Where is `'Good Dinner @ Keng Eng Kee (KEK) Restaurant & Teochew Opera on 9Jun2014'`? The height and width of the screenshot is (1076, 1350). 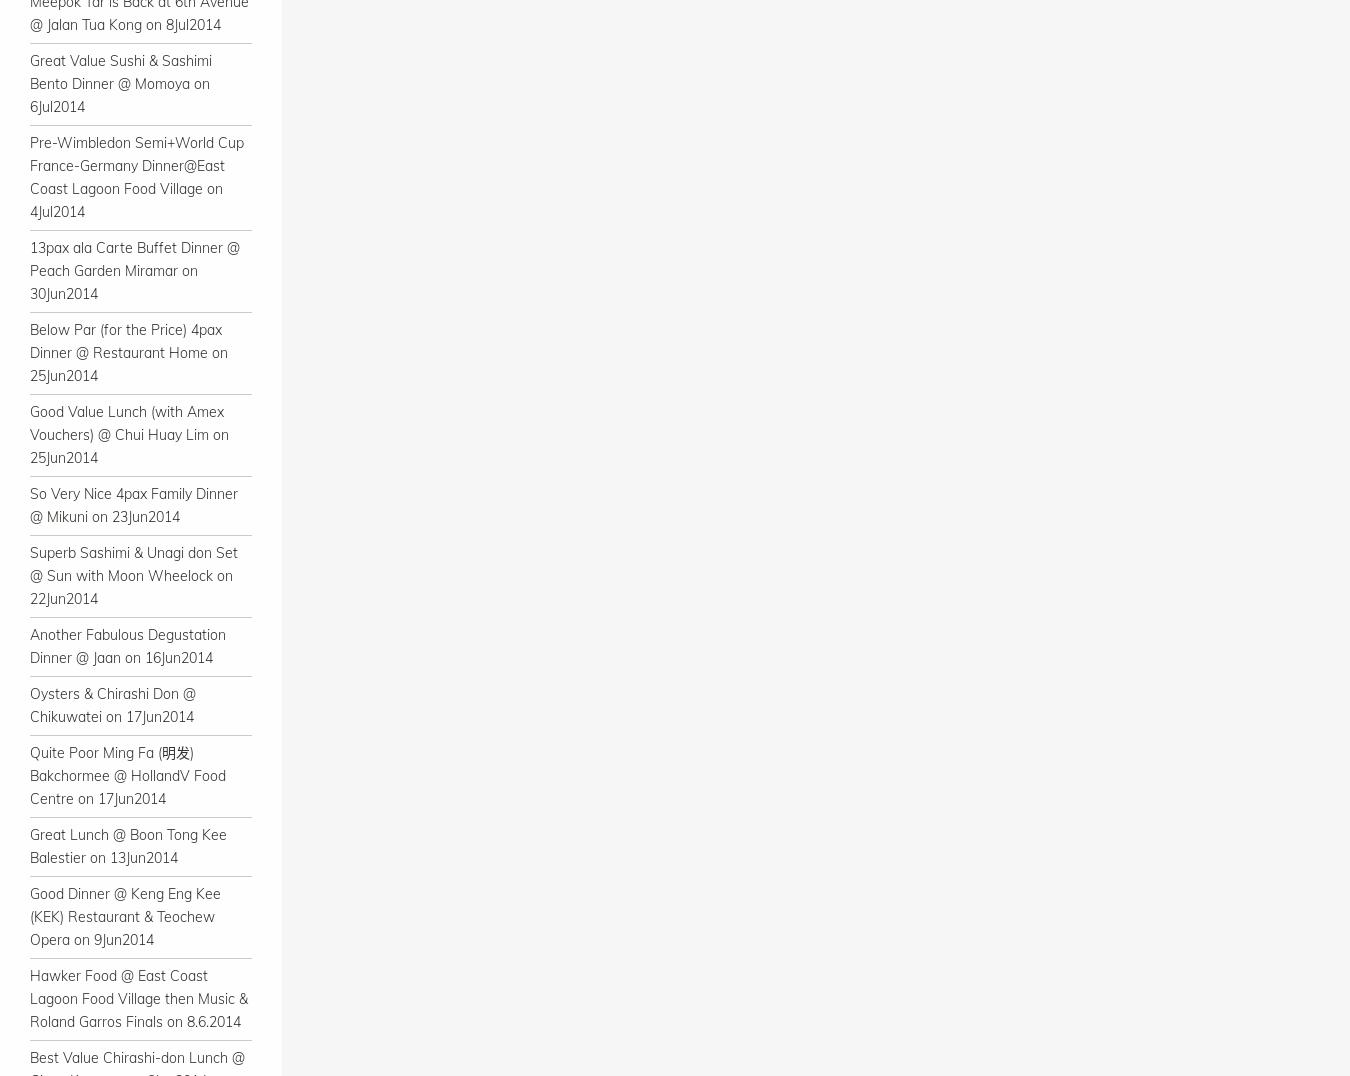
'Good Dinner @ Keng Eng Kee (KEK) Restaurant & Teochew Opera on 9Jun2014' is located at coordinates (125, 915).